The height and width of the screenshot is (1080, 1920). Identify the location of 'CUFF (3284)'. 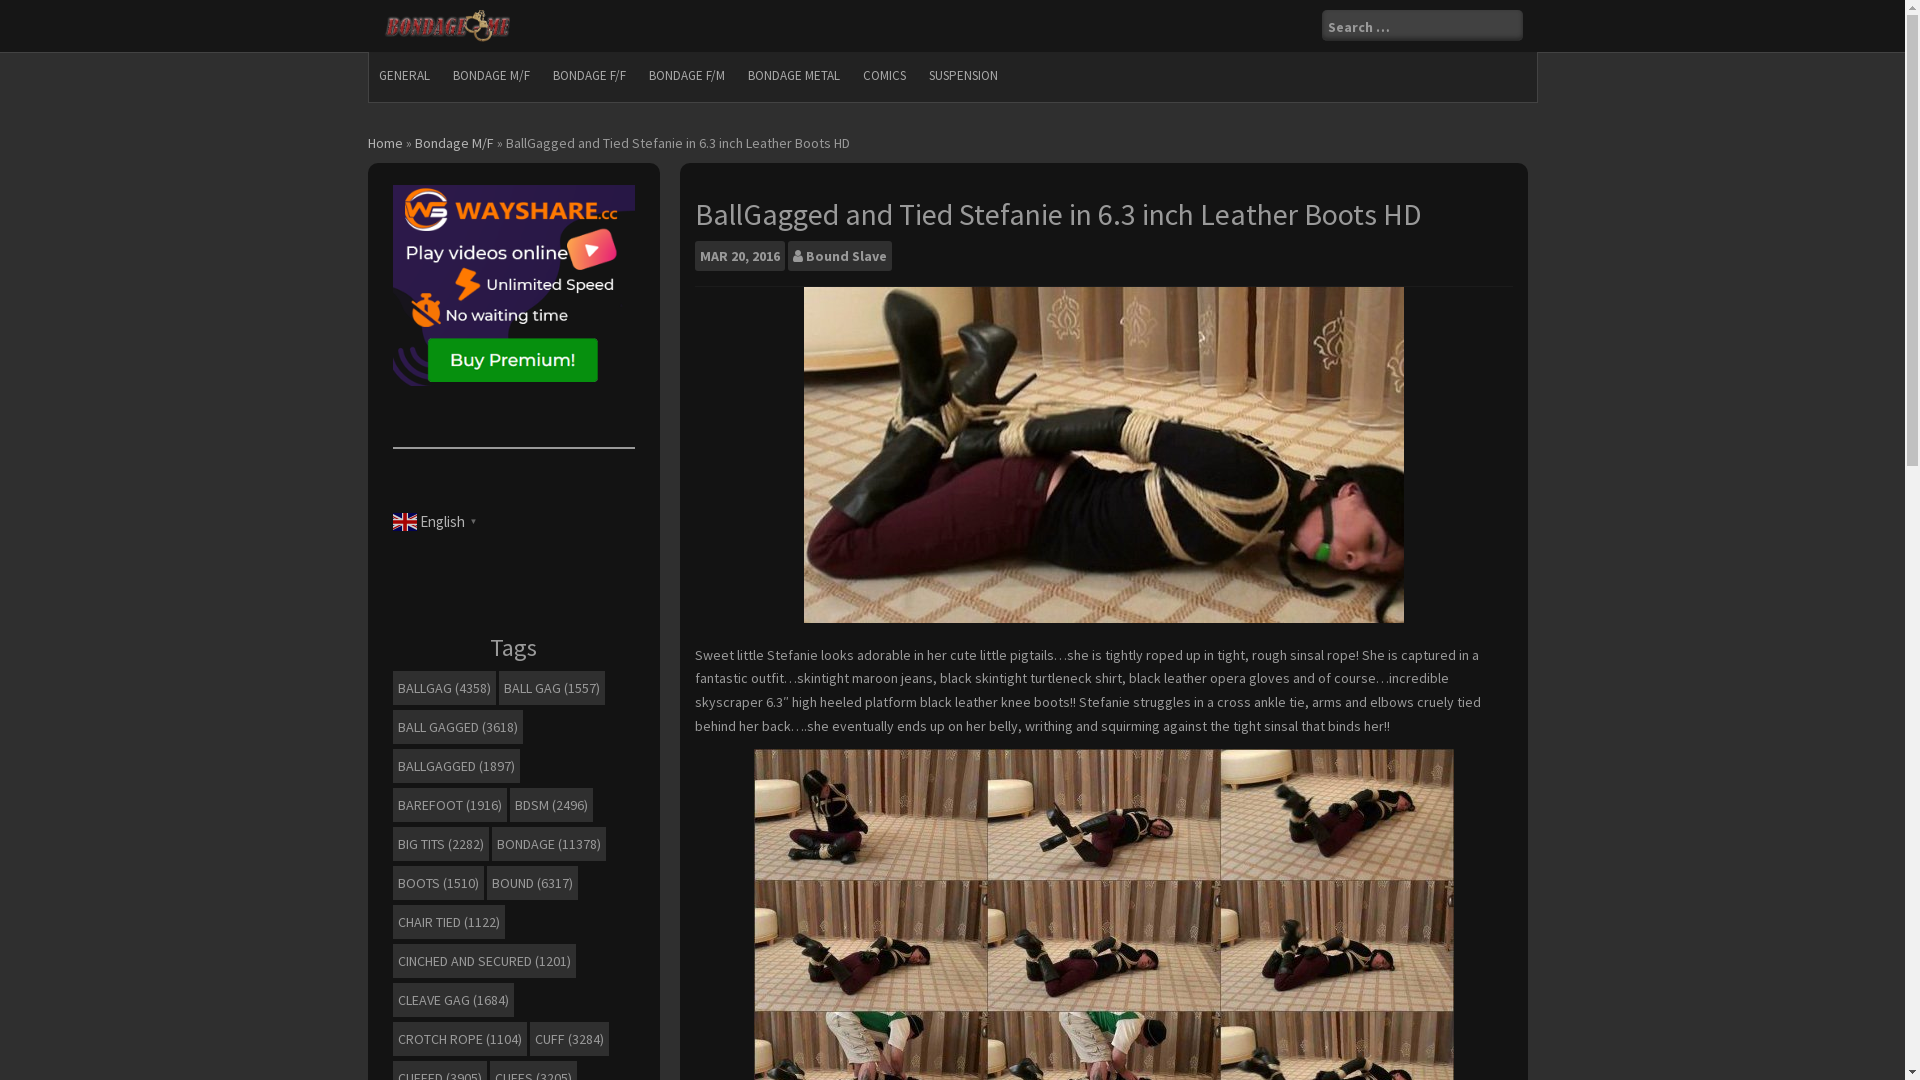
(529, 1037).